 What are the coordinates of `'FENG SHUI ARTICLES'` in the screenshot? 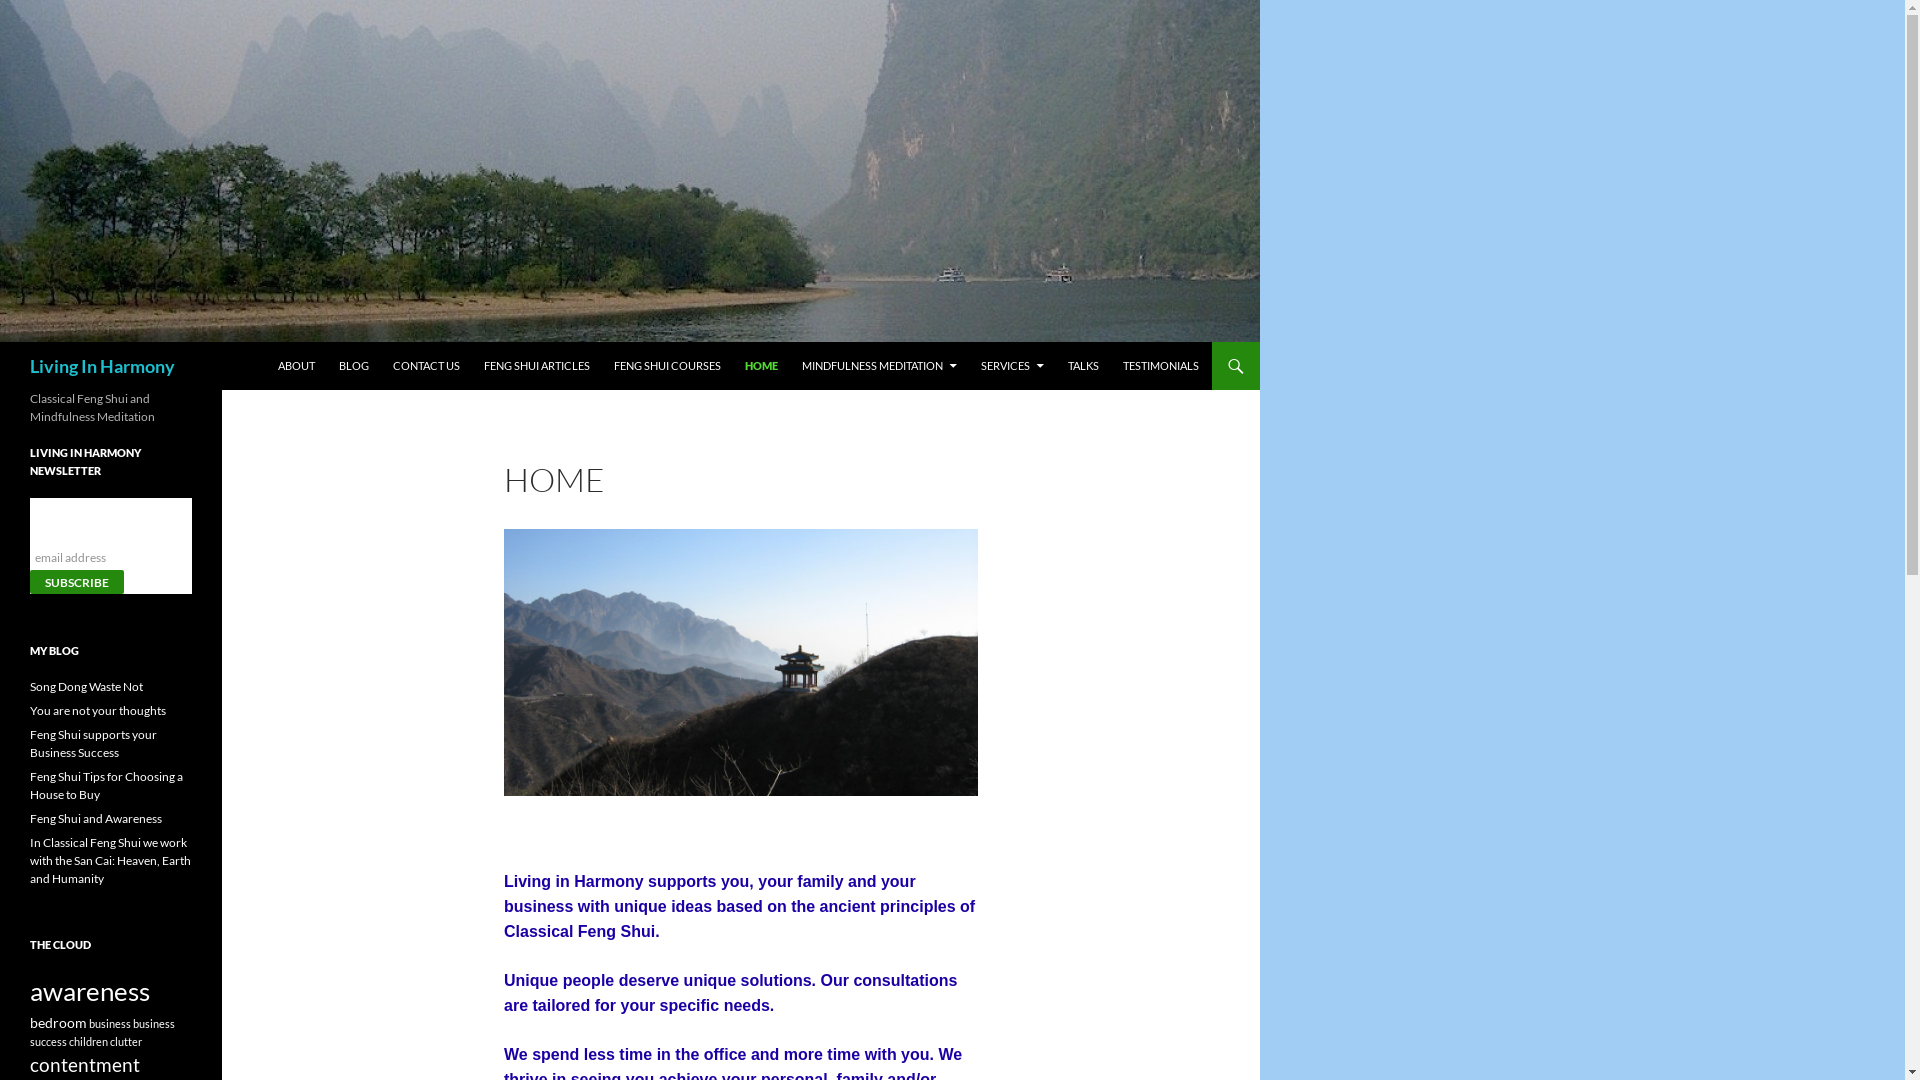 It's located at (537, 366).